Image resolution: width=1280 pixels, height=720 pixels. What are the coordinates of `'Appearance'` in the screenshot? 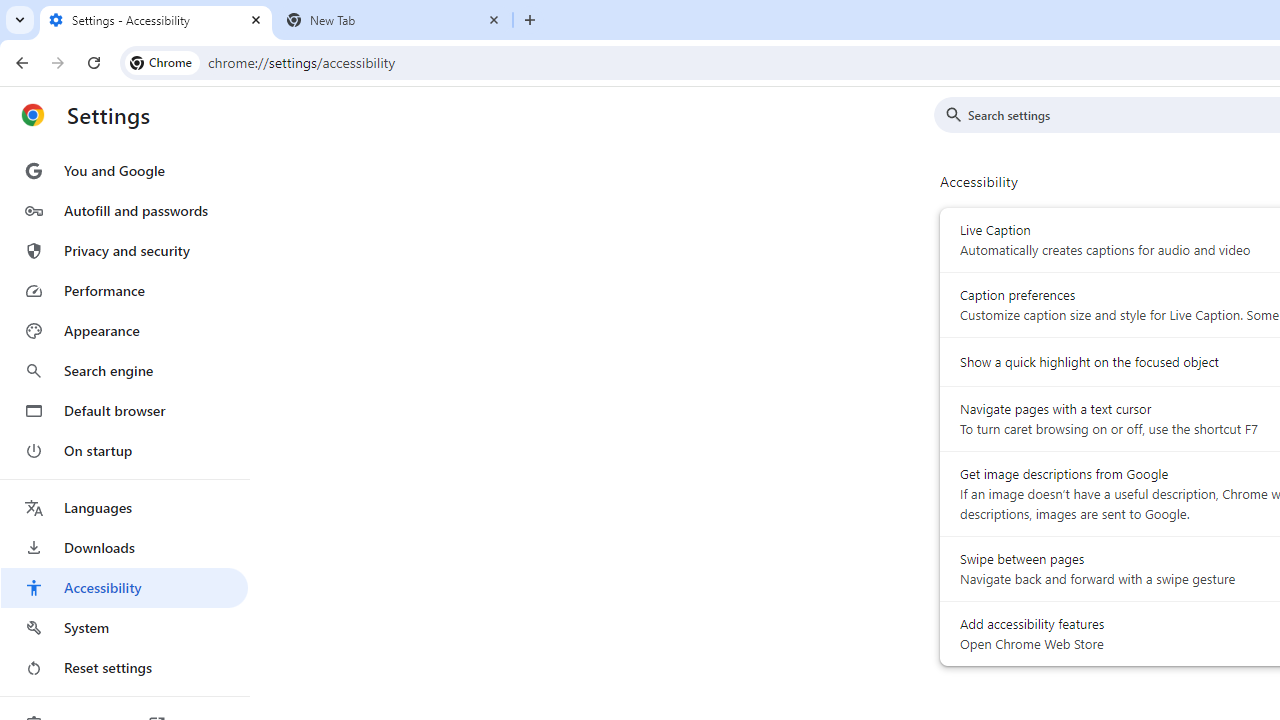 It's located at (123, 330).